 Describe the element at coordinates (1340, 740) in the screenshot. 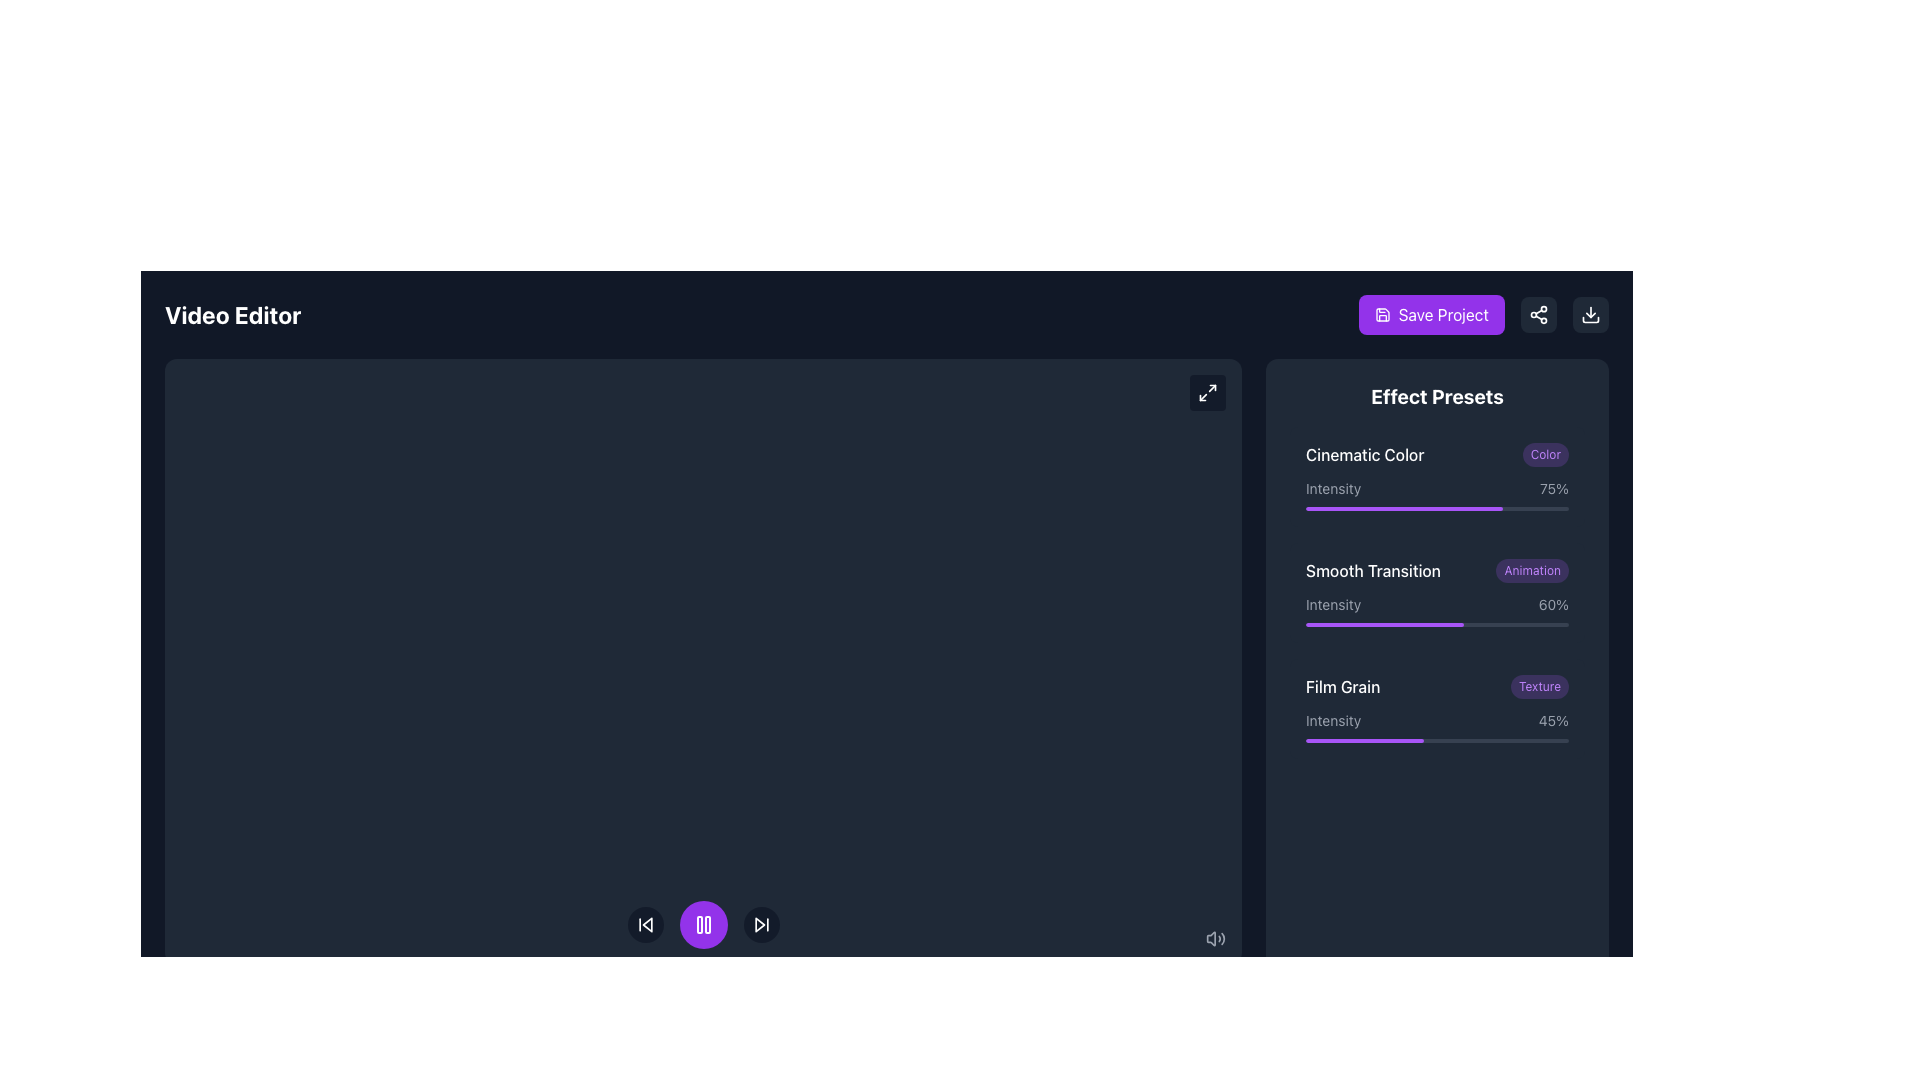

I see `the intensity slider` at that location.